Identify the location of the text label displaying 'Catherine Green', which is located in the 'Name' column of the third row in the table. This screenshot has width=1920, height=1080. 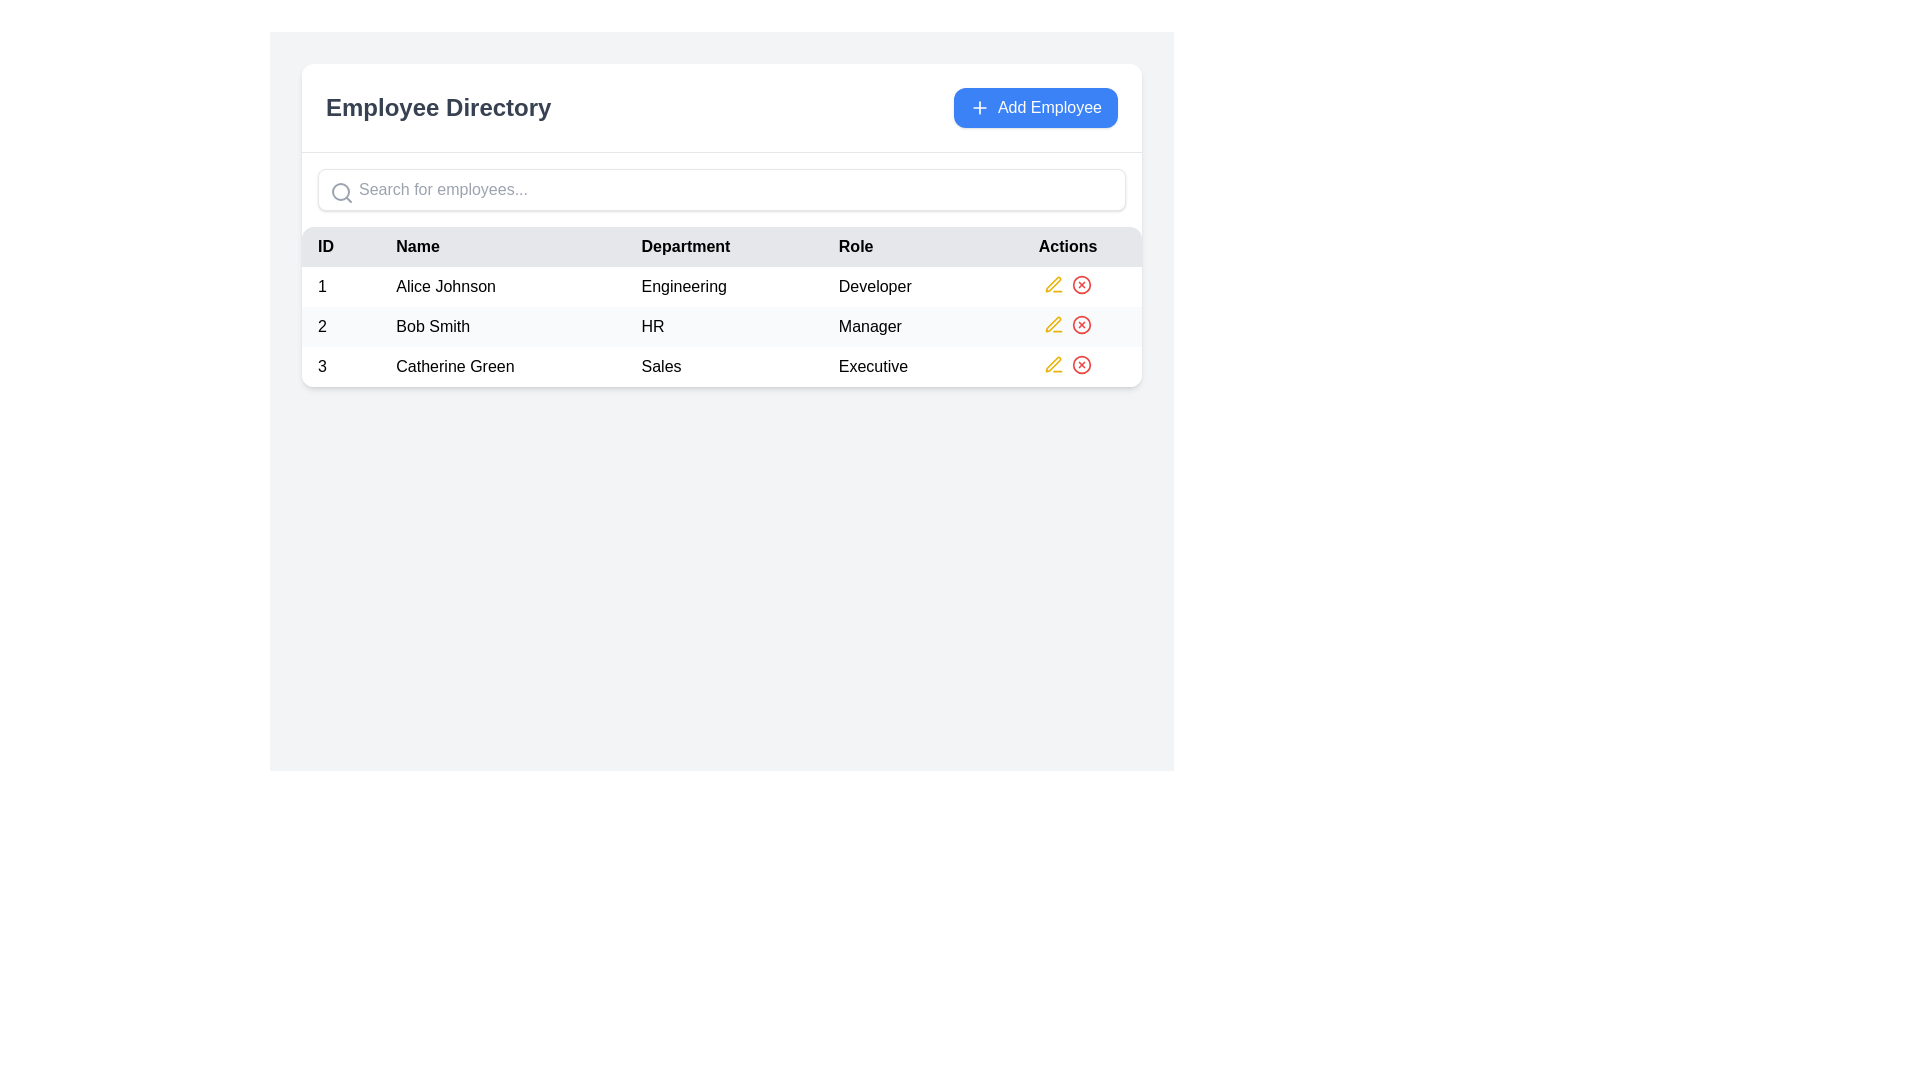
(502, 366).